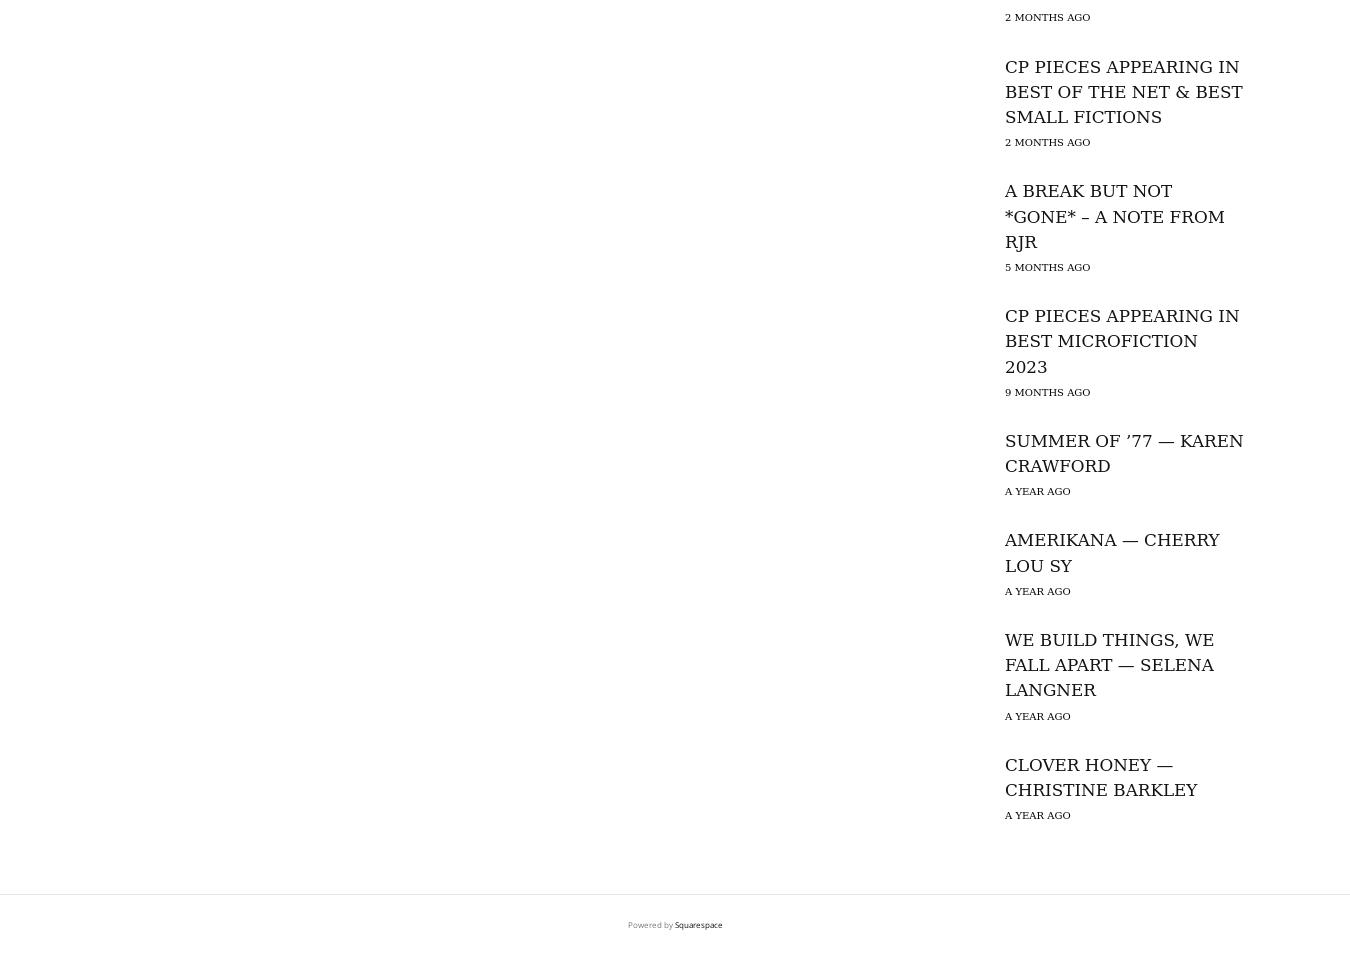 The width and height of the screenshot is (1350, 954). What do you see at coordinates (1047, 266) in the screenshot?
I see `'5 months ago'` at bounding box center [1047, 266].